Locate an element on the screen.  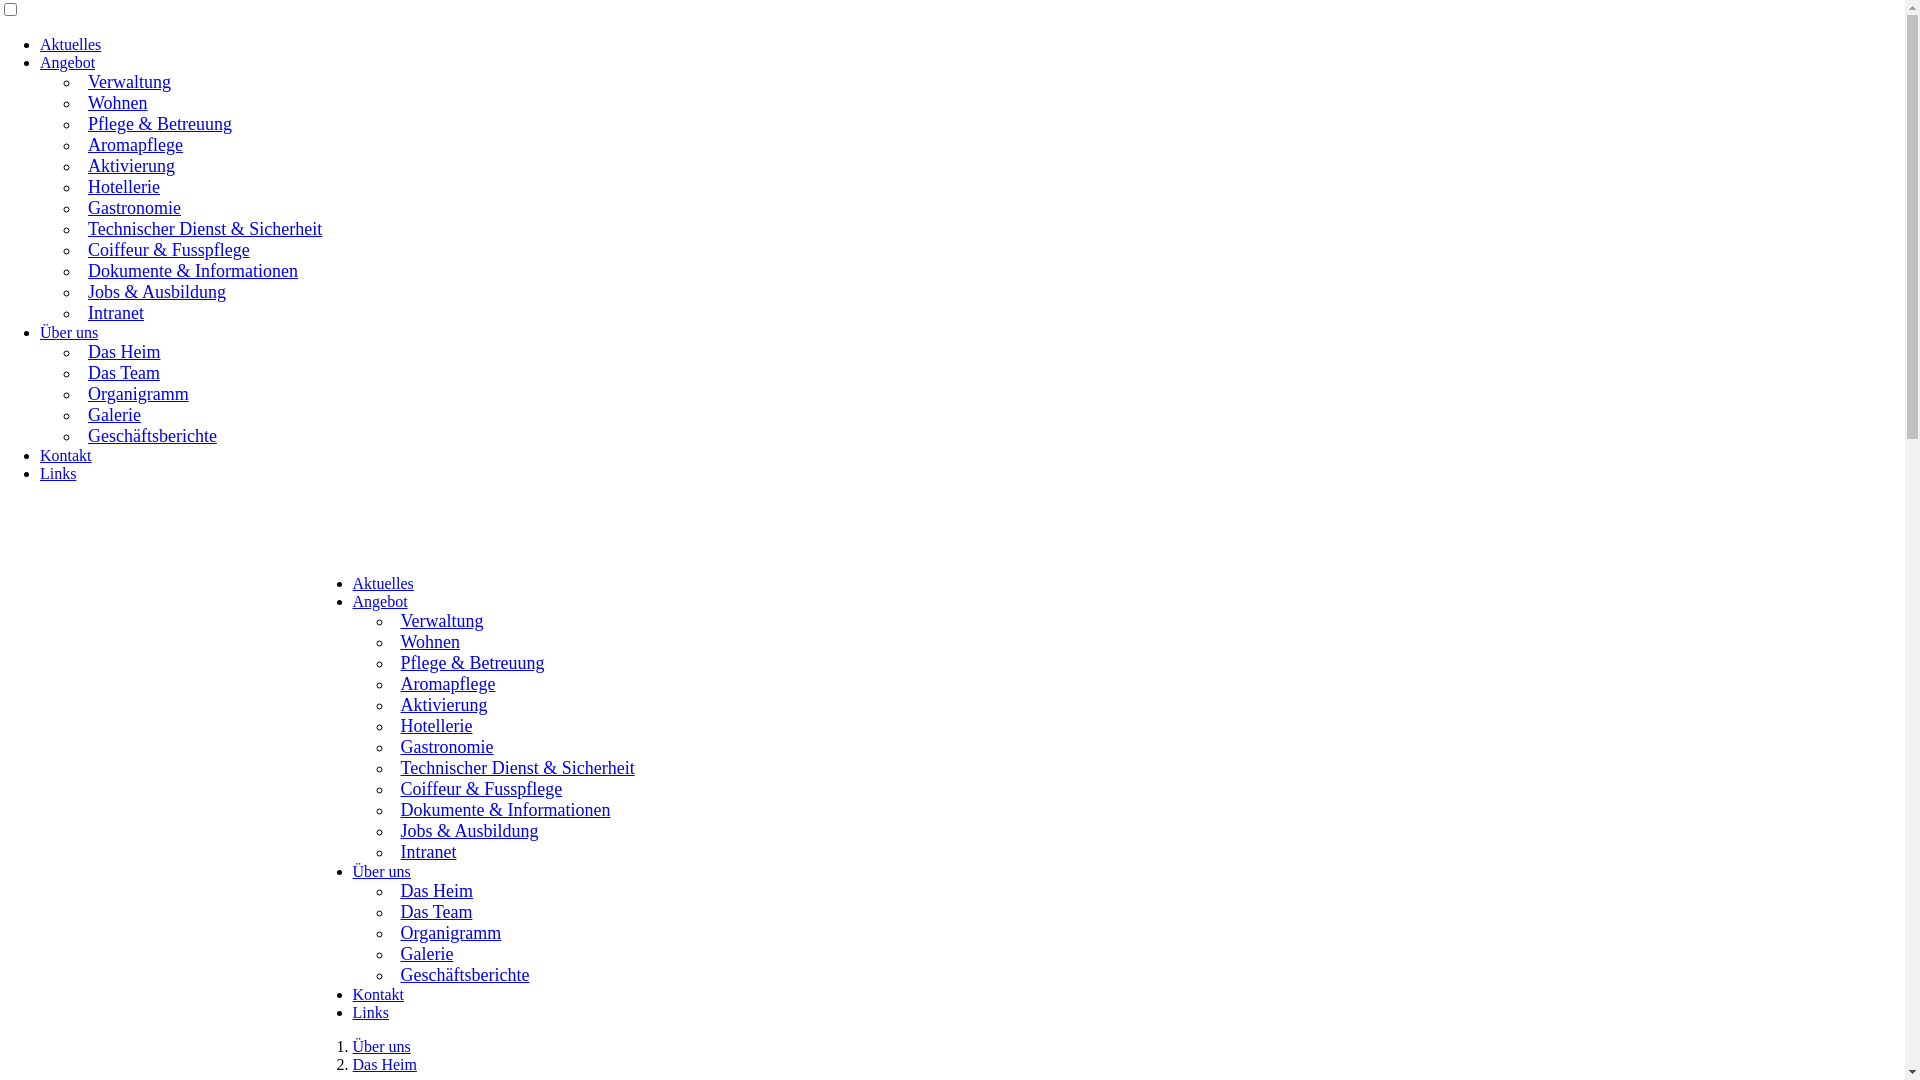
'Verwaltung' is located at coordinates (438, 617).